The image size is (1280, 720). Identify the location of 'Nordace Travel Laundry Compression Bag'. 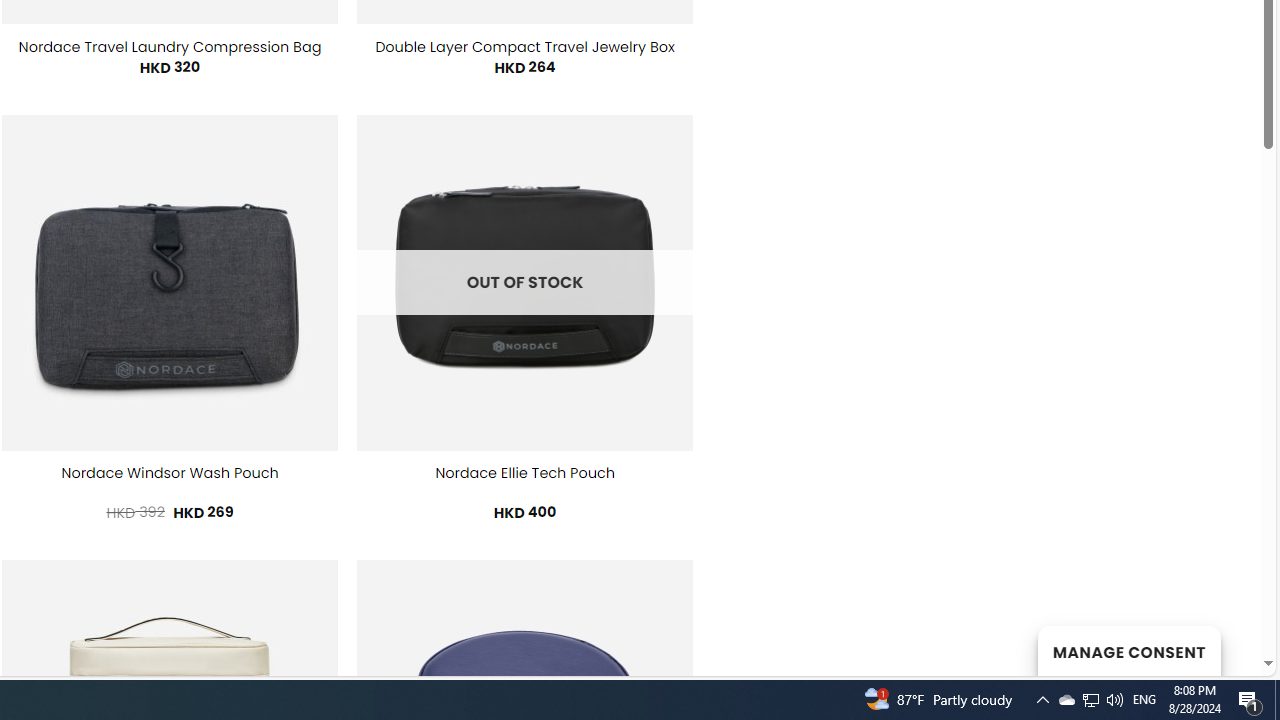
(170, 46).